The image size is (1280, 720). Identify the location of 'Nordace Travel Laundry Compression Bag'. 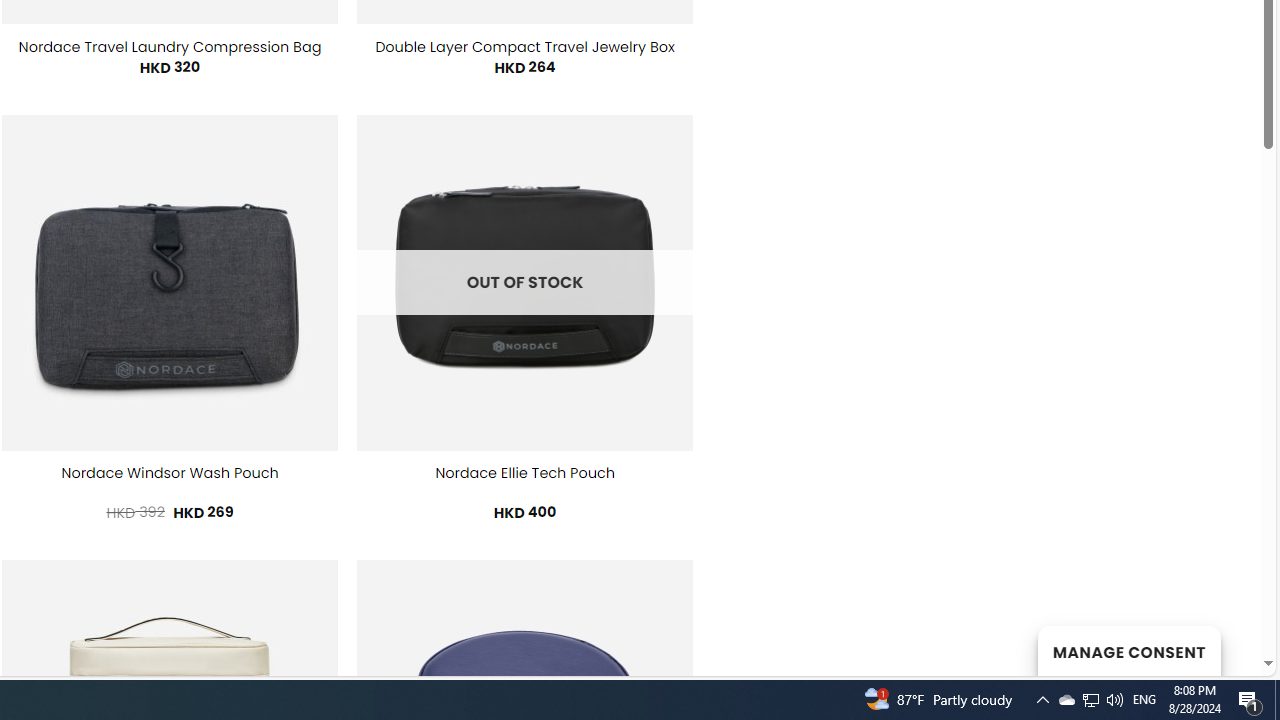
(170, 46).